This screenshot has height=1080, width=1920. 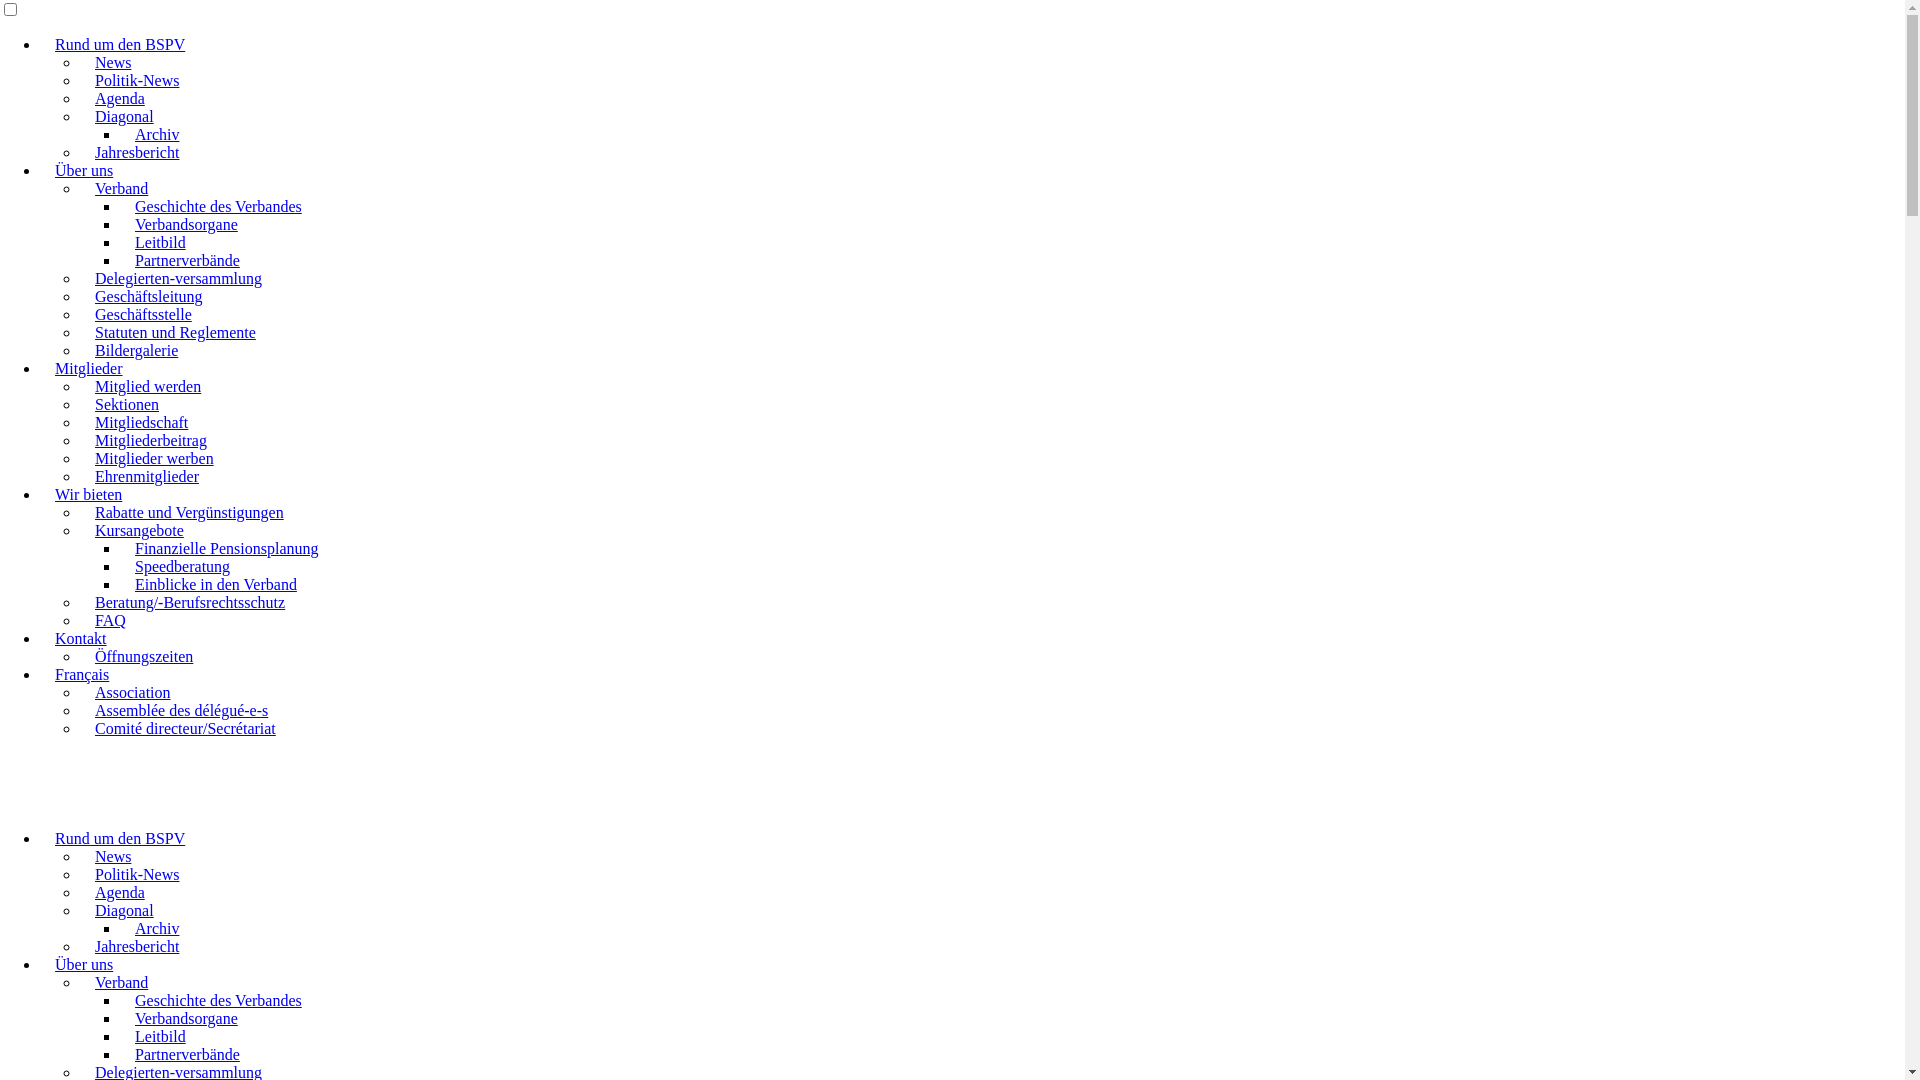 I want to click on 'Diagonal', so click(x=123, y=910).